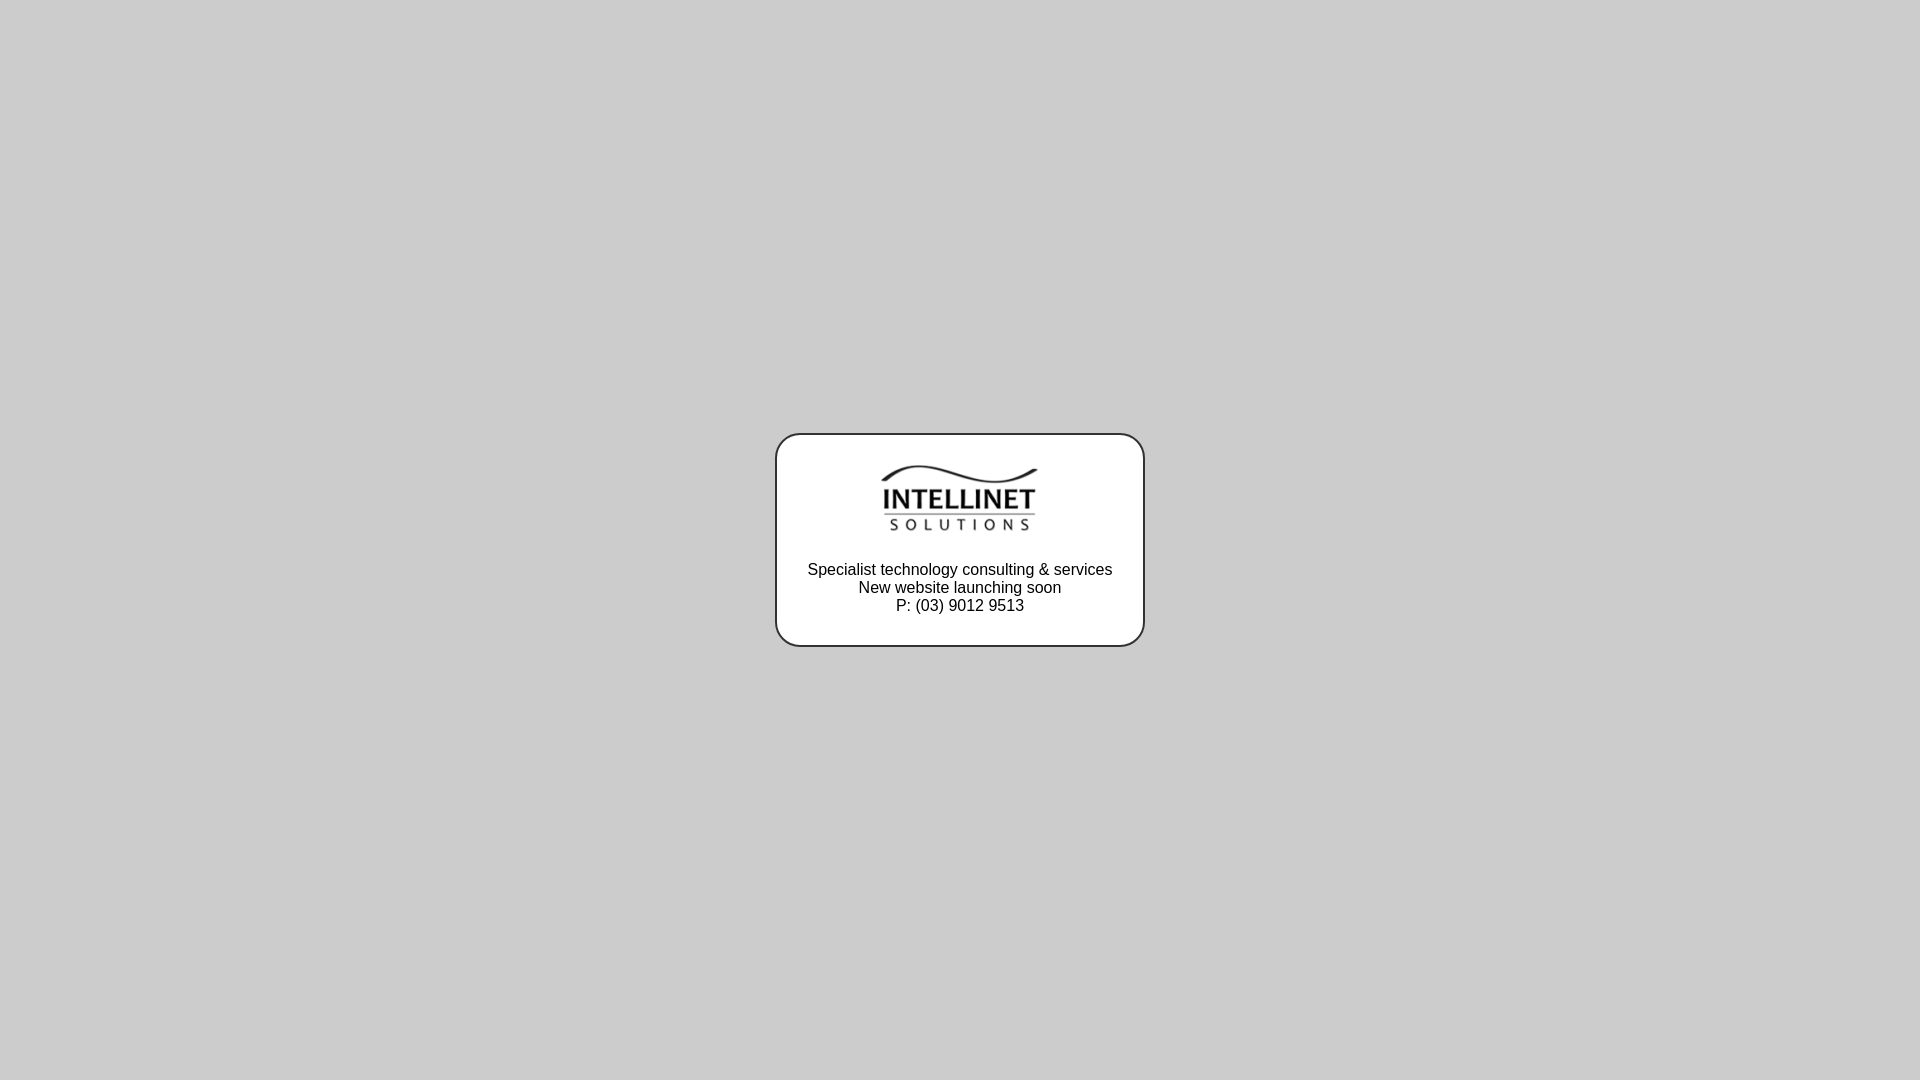 The width and height of the screenshot is (1920, 1080). I want to click on '(03) 9012 9513', so click(970, 604).